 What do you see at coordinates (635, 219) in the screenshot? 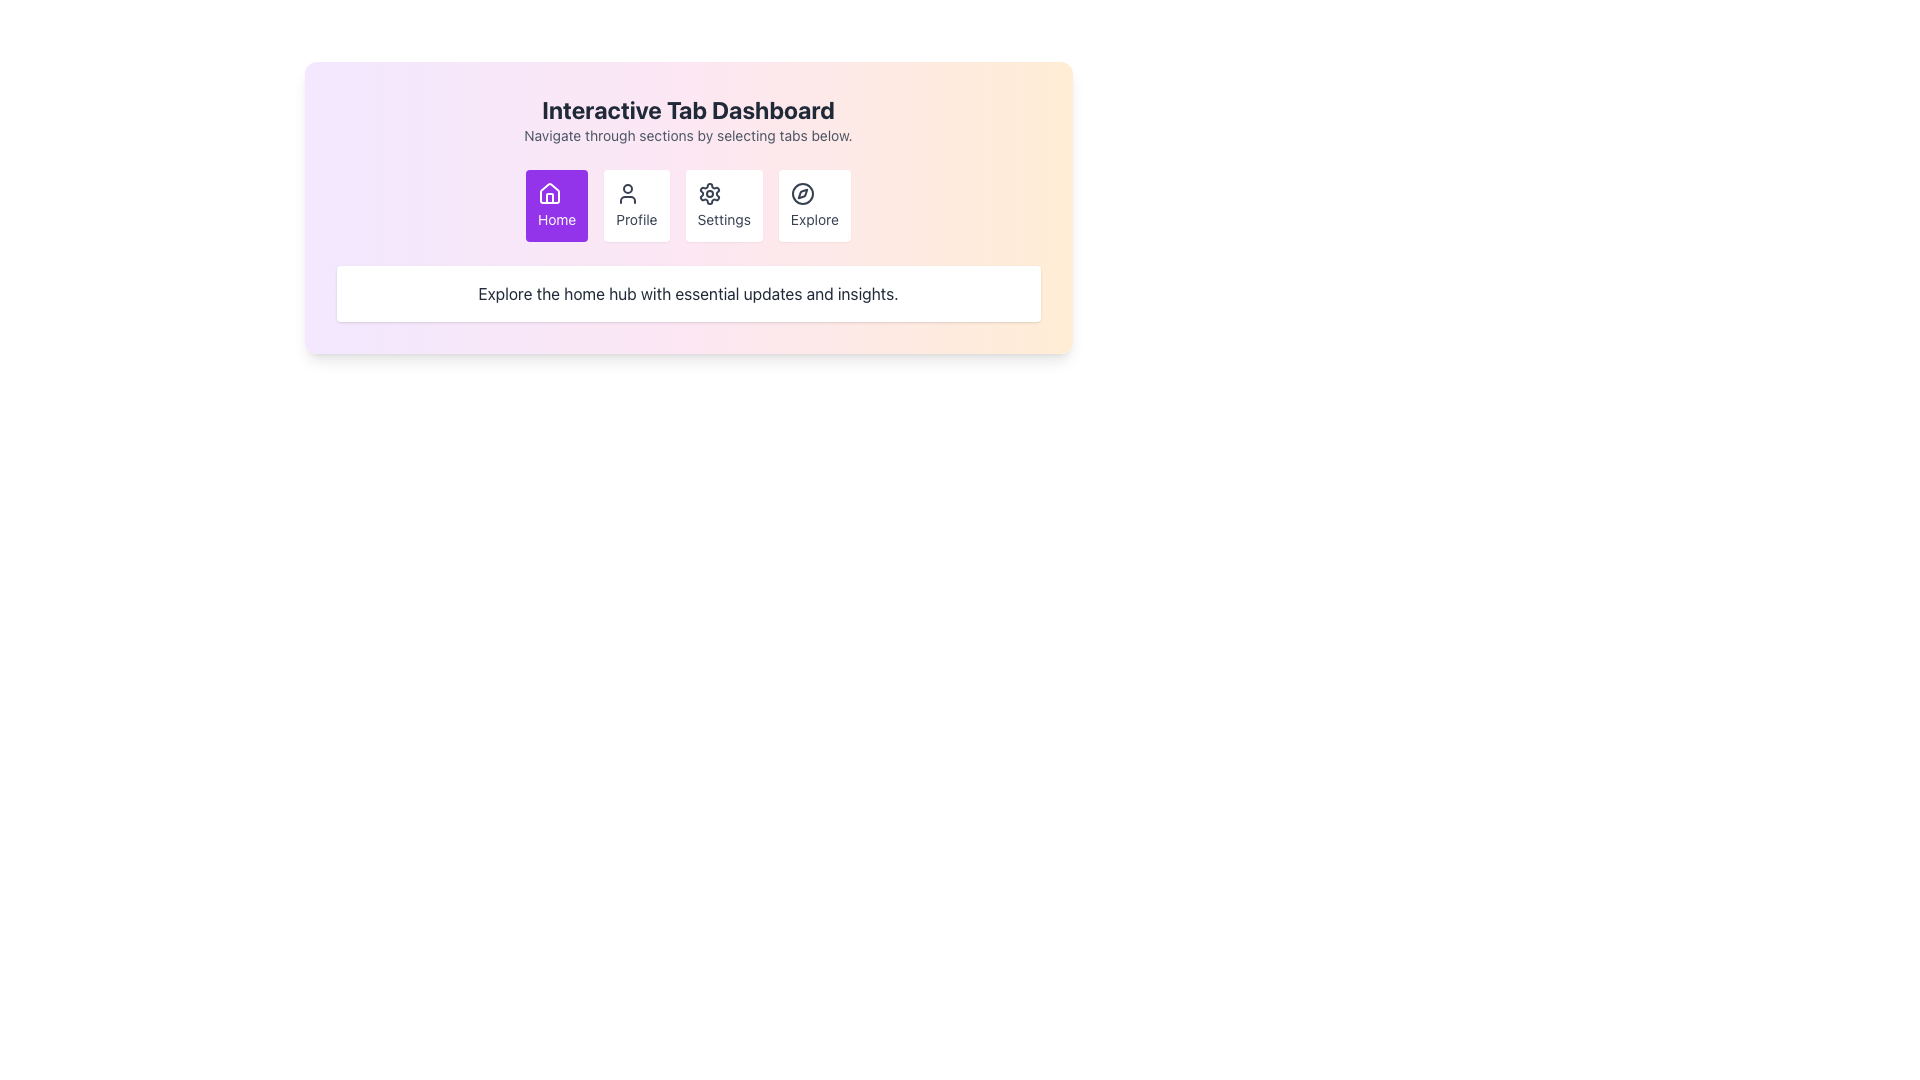
I see `text from the label that identifies the profile button functionality located below the user icon in the second position of the row of interactive icons` at bounding box center [635, 219].